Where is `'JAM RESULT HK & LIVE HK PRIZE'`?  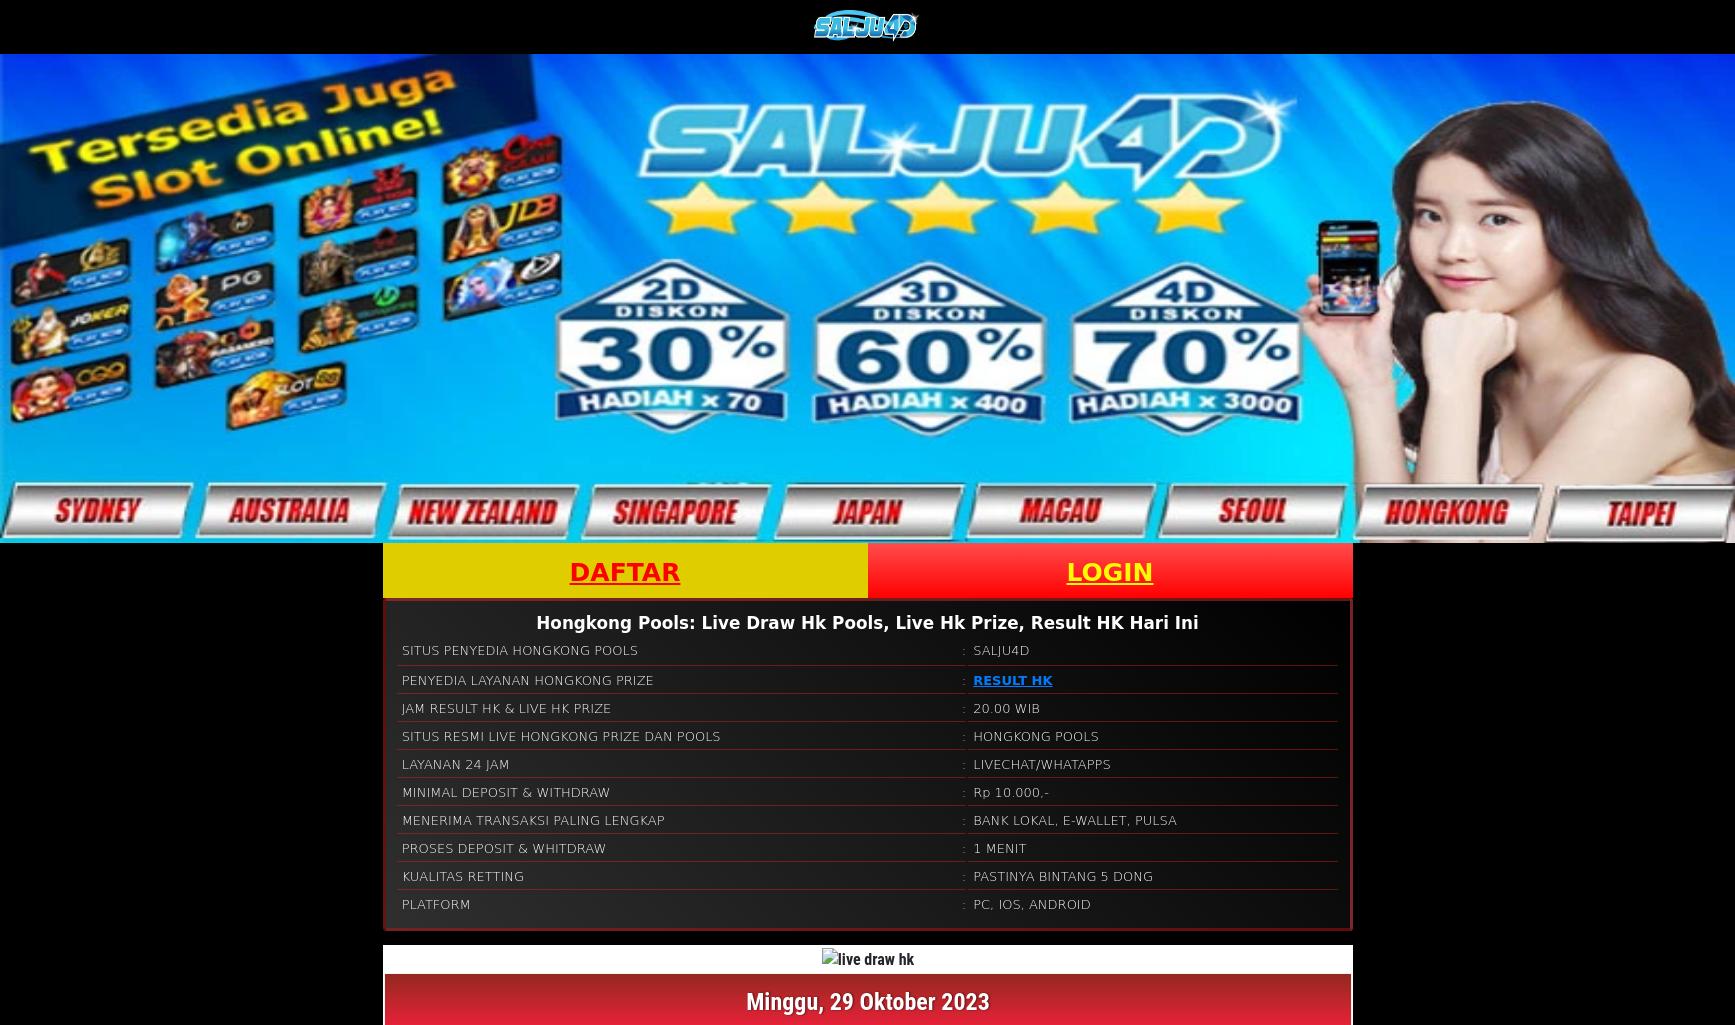
'JAM RESULT HK & LIVE HK PRIZE' is located at coordinates (505, 706).